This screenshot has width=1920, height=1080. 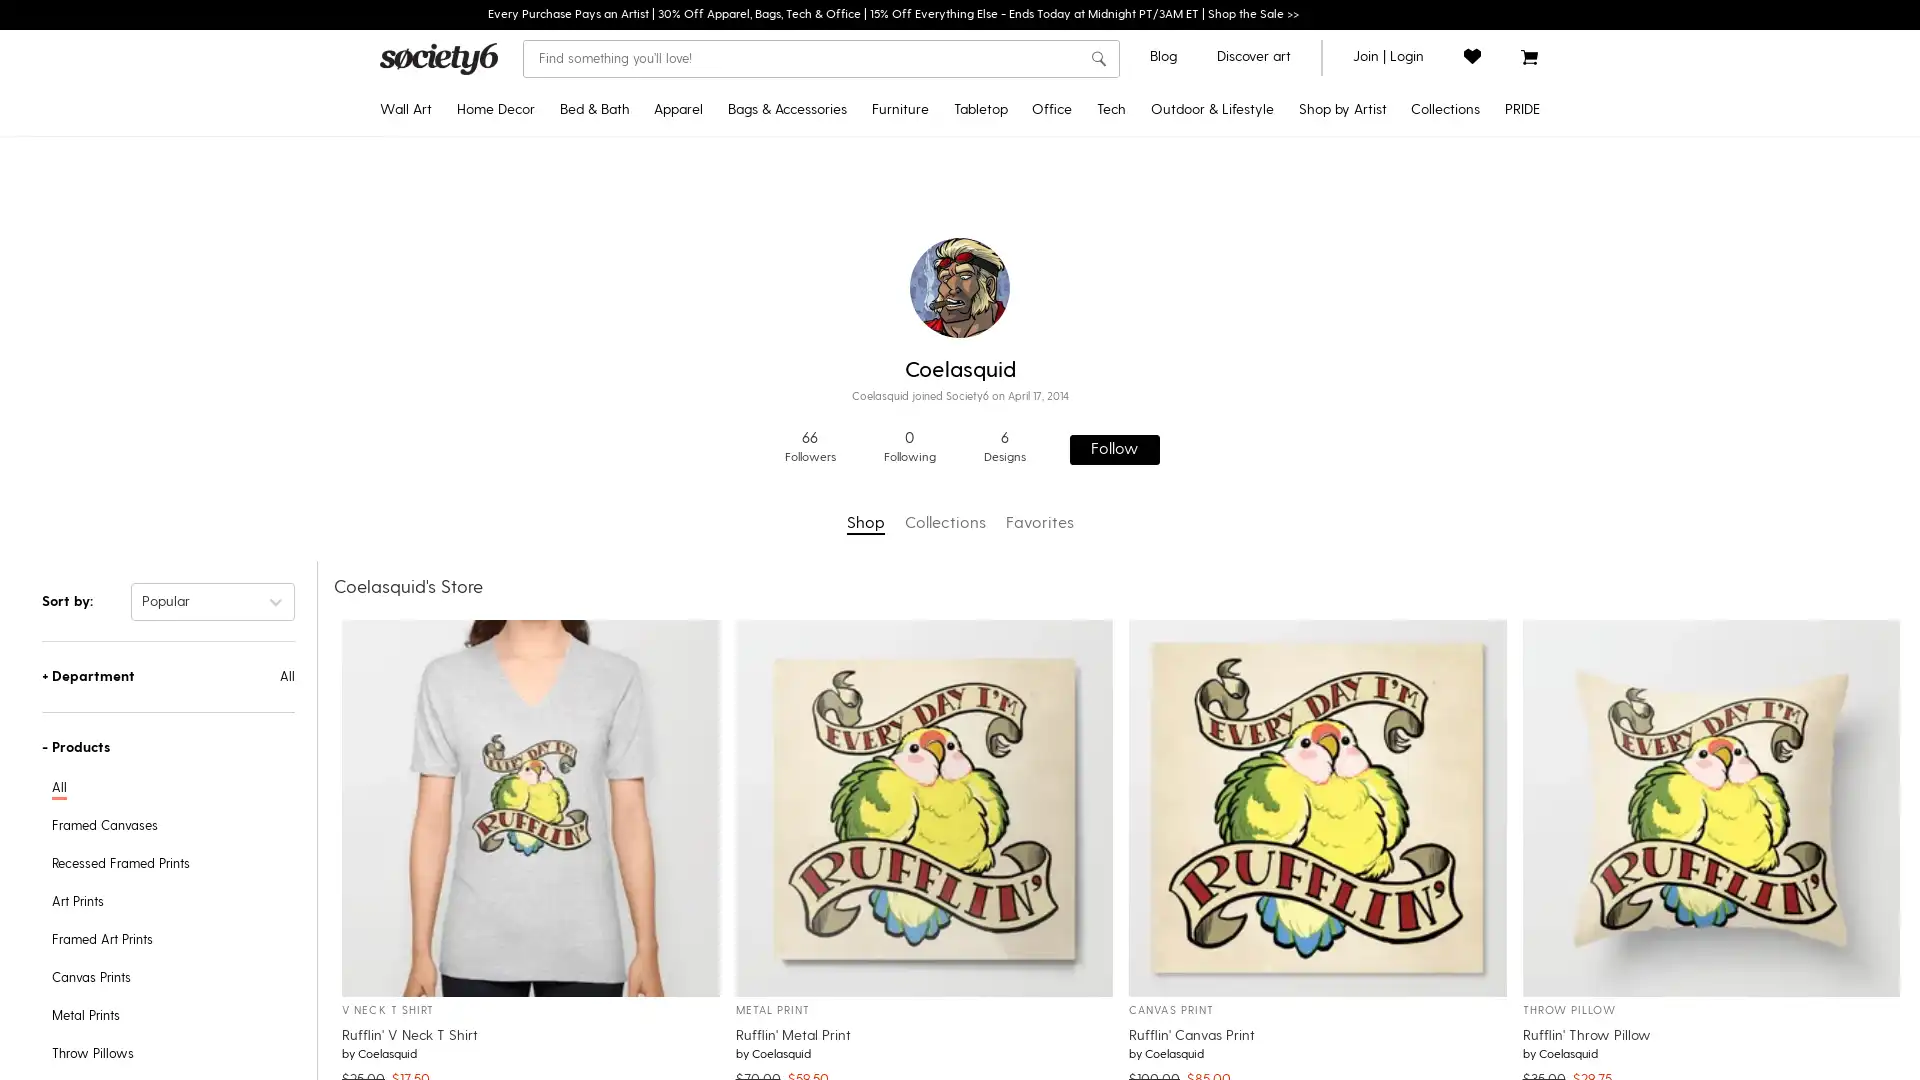 I want to click on Can Coolers, so click(x=1238, y=418).